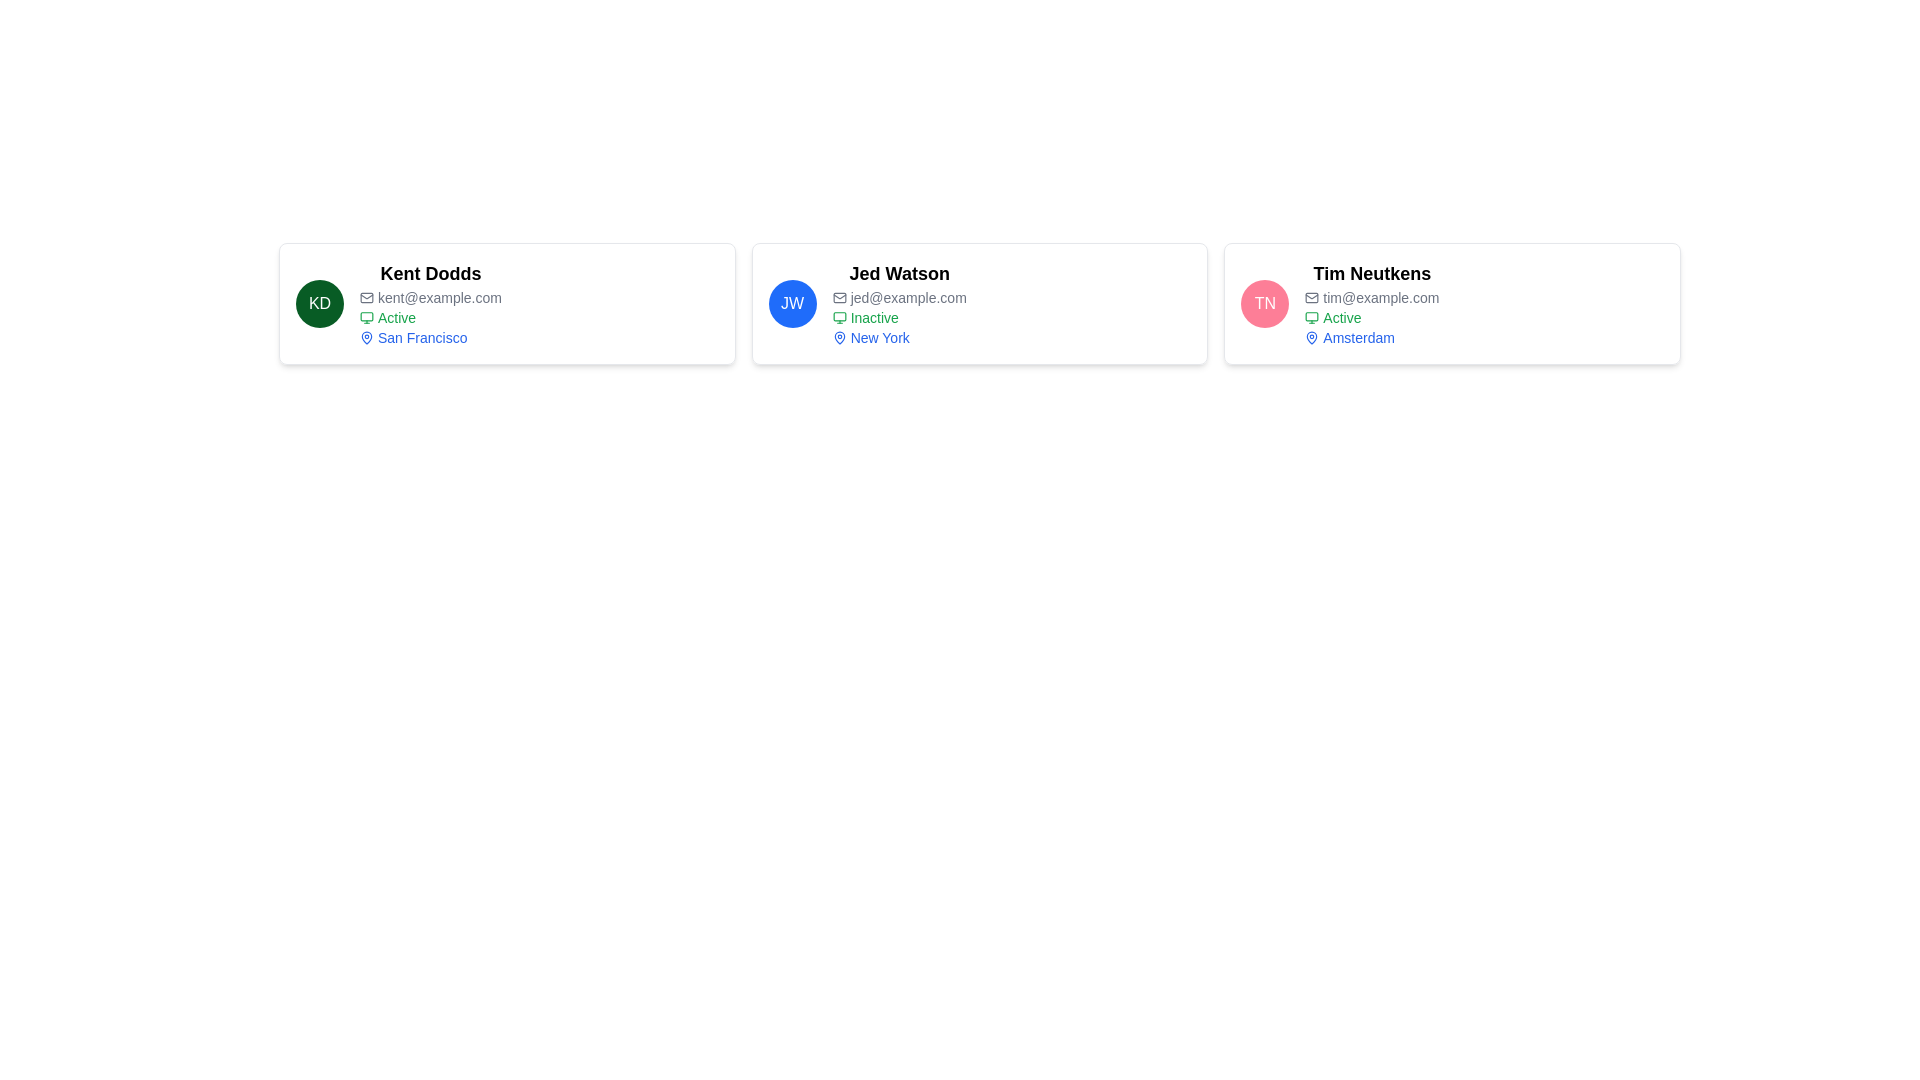 Image resolution: width=1920 pixels, height=1080 pixels. Describe the element at coordinates (839, 297) in the screenshot. I see `the email icon located to the left of the email address 'jed@example.com' in the contact card of 'Jed Watson'` at that location.